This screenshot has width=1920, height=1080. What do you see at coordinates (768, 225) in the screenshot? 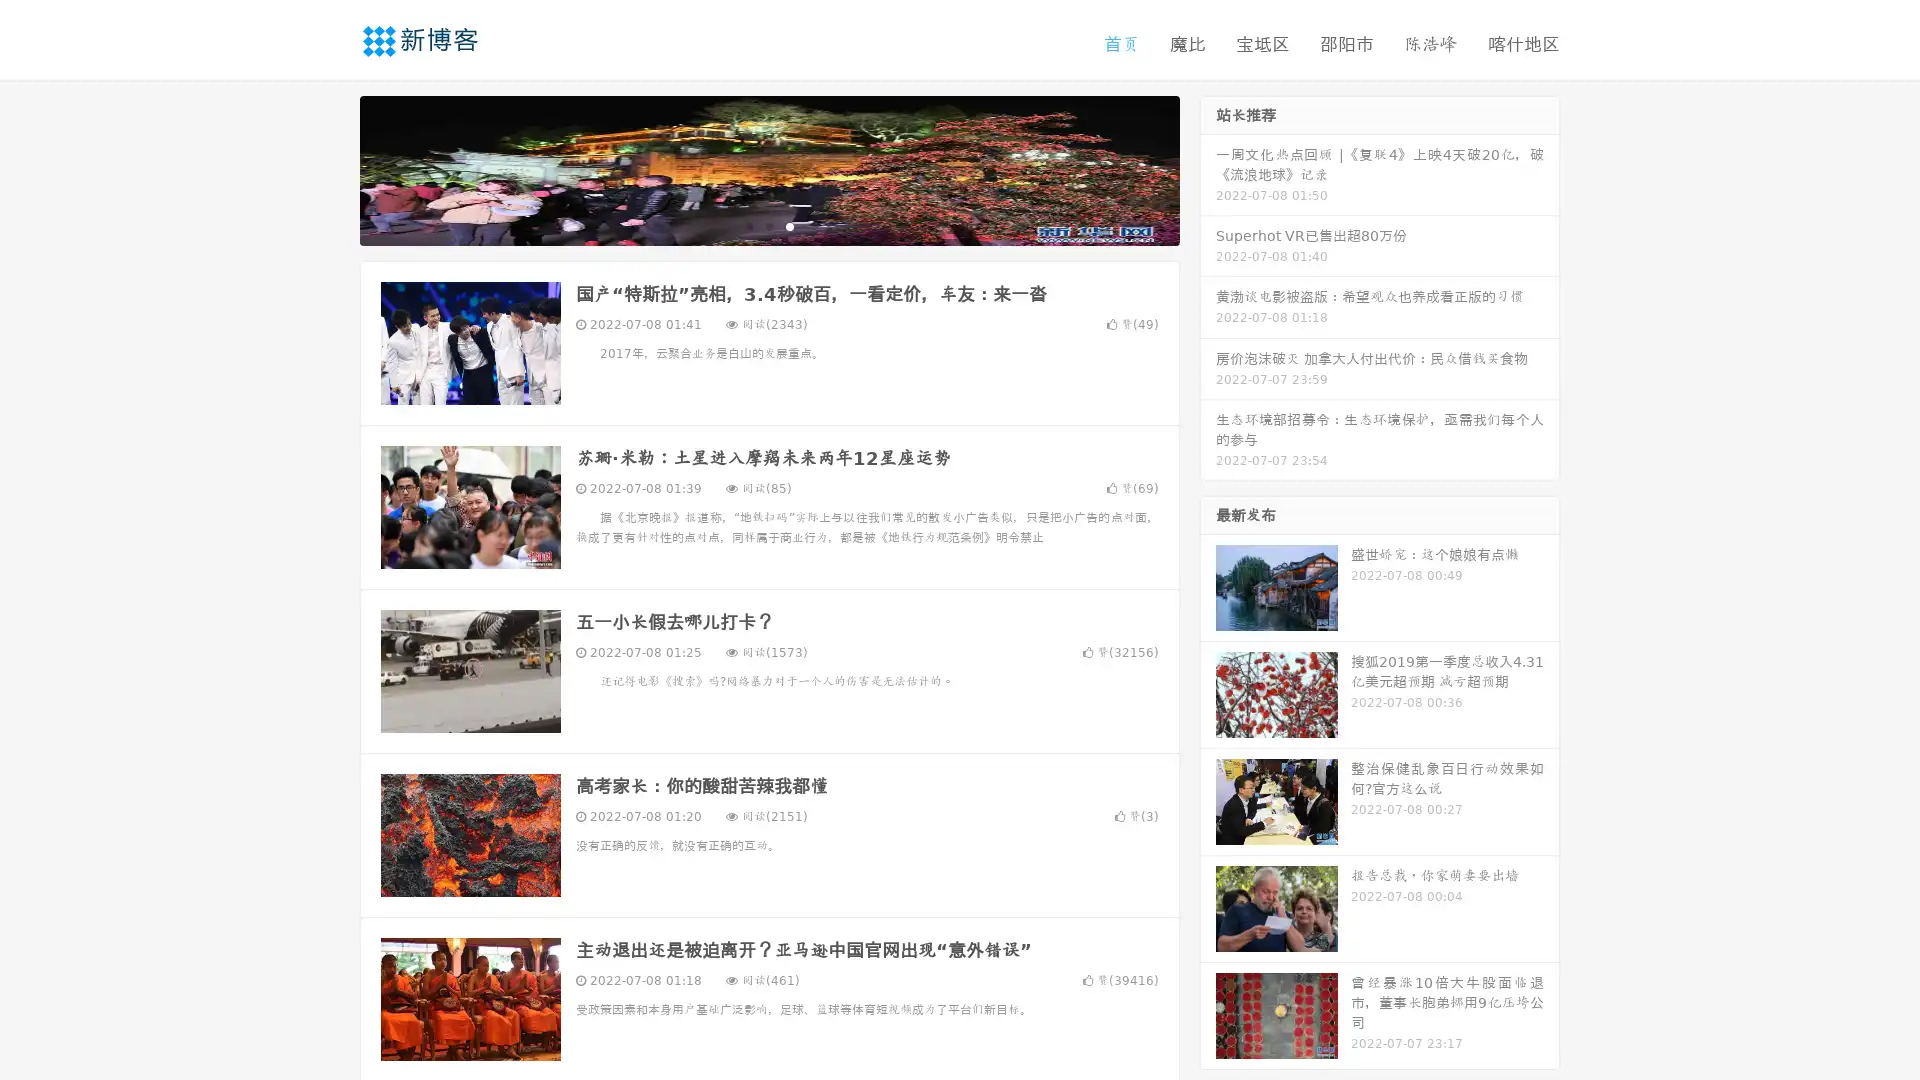
I see `Go to slide 2` at bounding box center [768, 225].